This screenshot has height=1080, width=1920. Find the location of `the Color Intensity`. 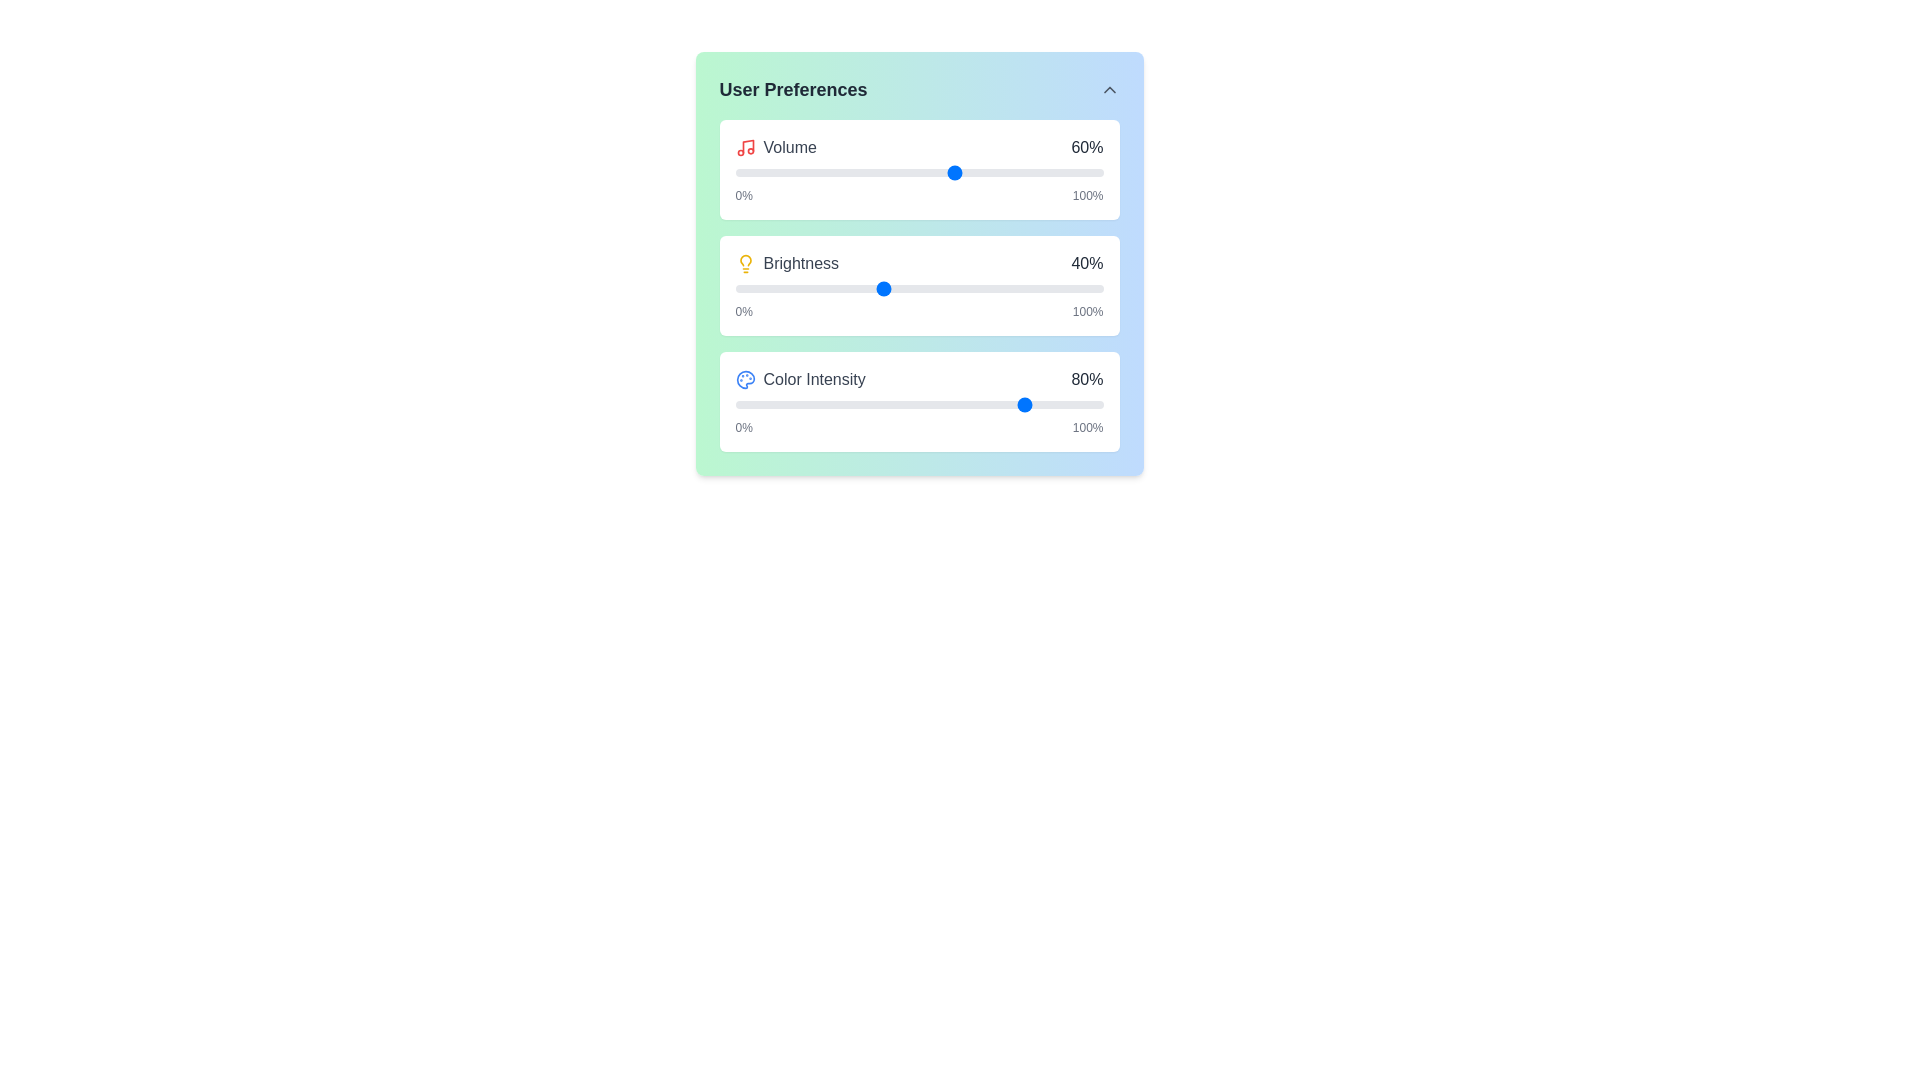

the Color Intensity is located at coordinates (842, 405).